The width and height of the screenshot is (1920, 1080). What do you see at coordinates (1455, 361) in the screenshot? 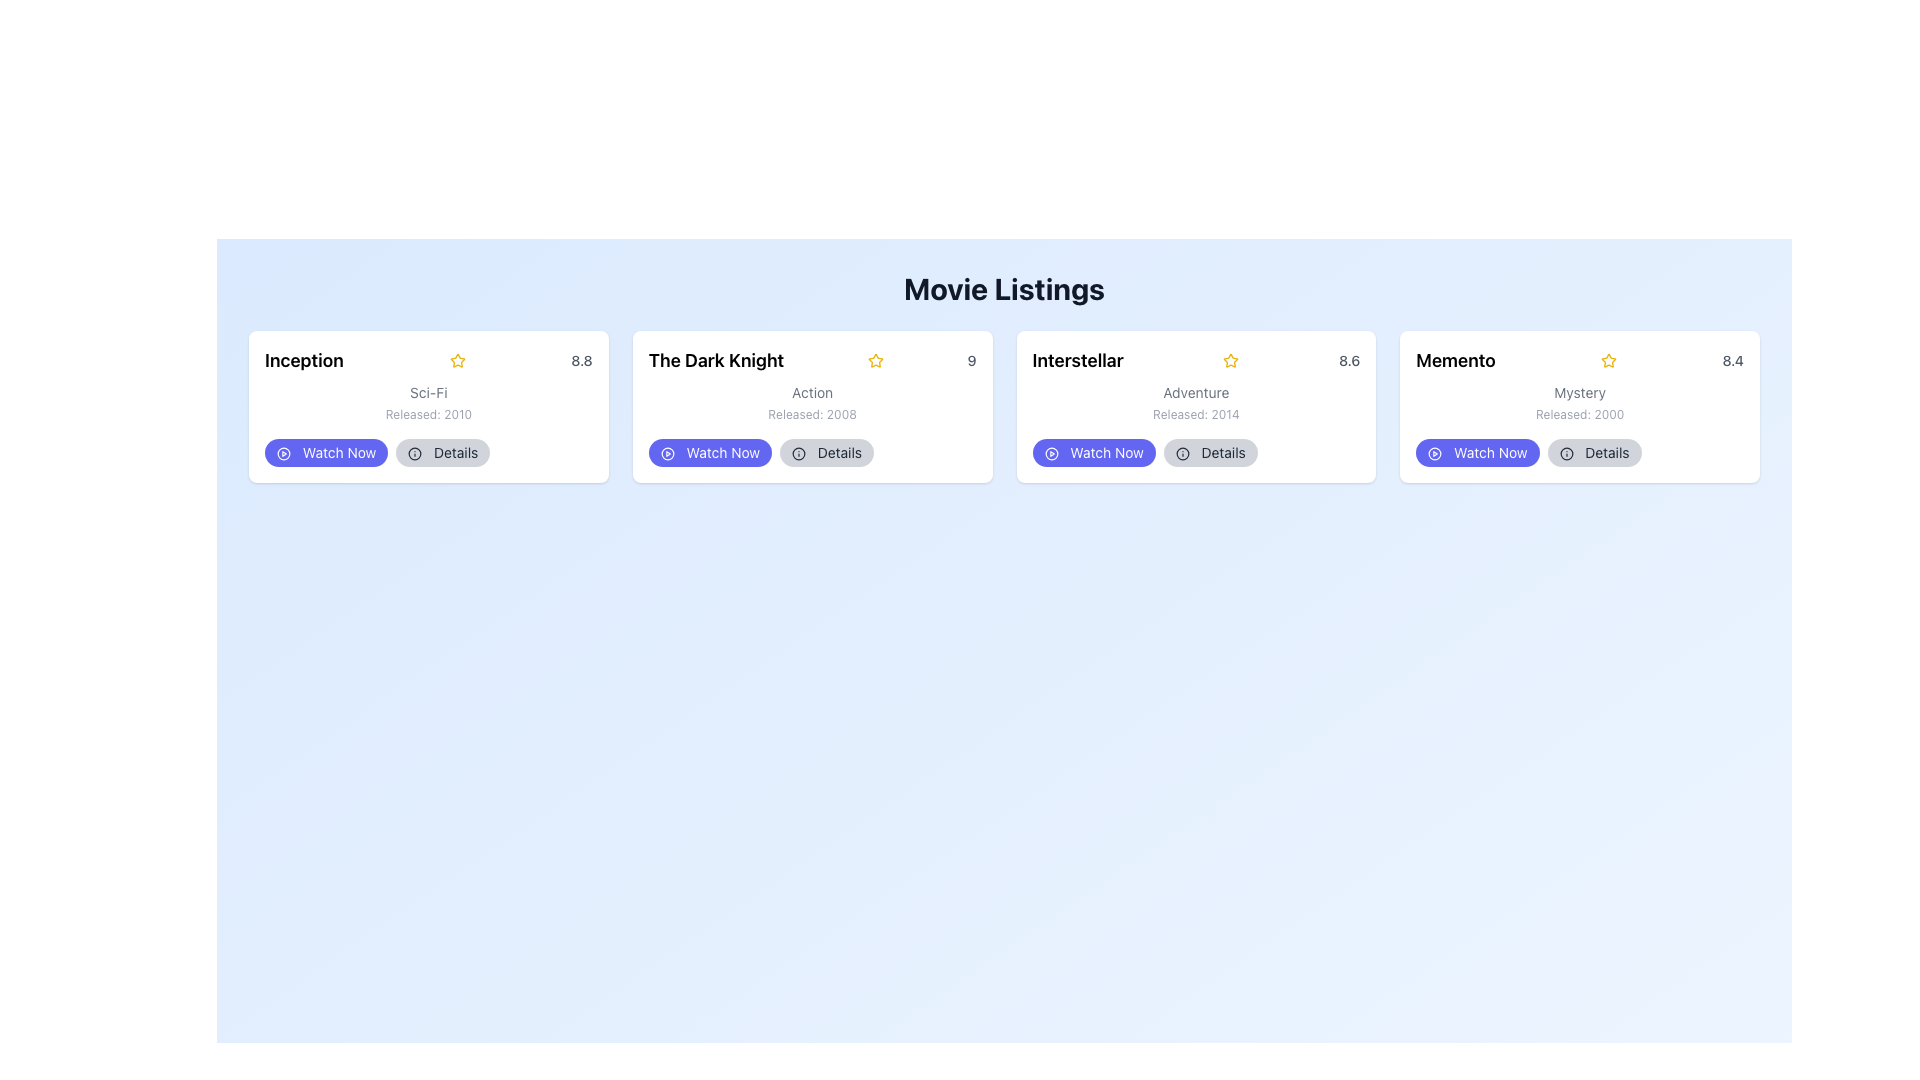
I see `the bold text label displaying 'Memento' at the top of the movie card to use it as a reference for identifying related information` at bounding box center [1455, 361].